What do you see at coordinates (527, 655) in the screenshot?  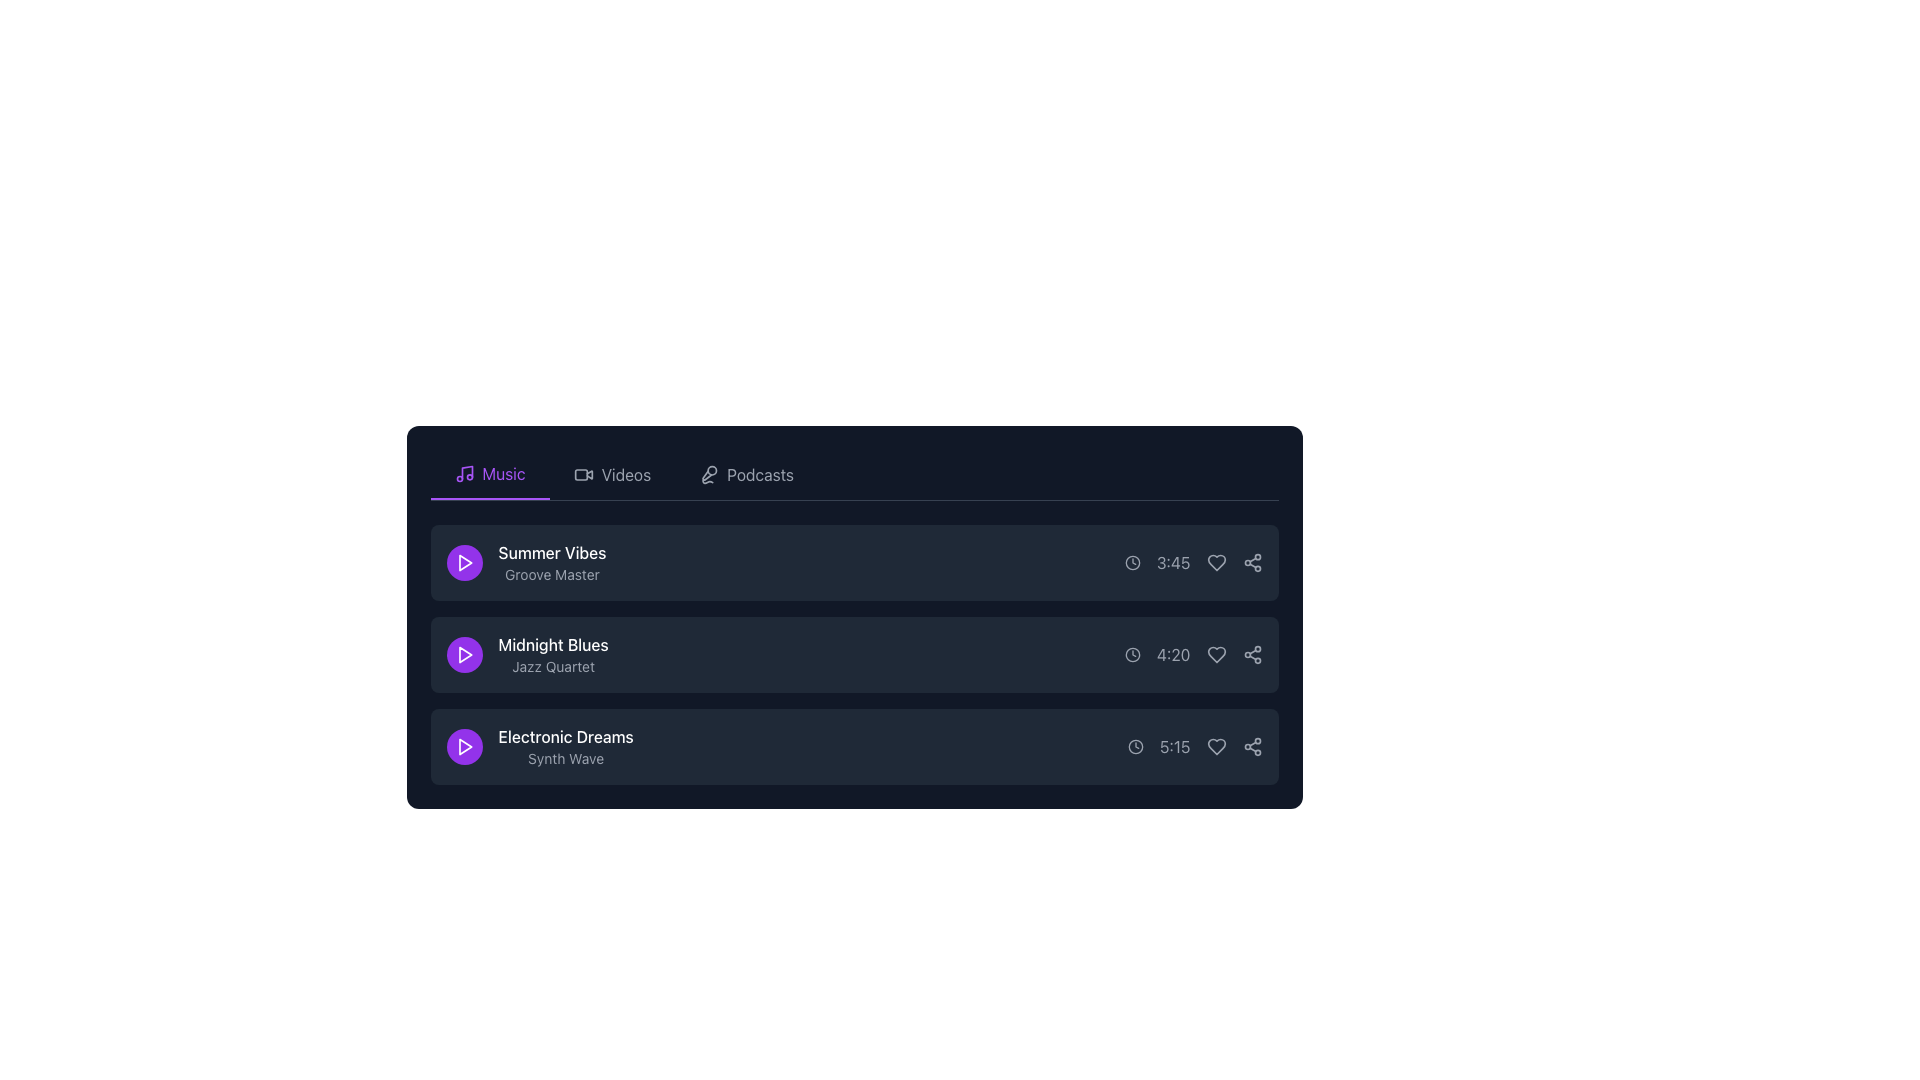 I see `the text display representing the music track 'Midnight Blues' by 'Jazz Quartet', which is located in the second row of the list between 'Summer Vibes' and 'Electronic Dreams'` at bounding box center [527, 655].